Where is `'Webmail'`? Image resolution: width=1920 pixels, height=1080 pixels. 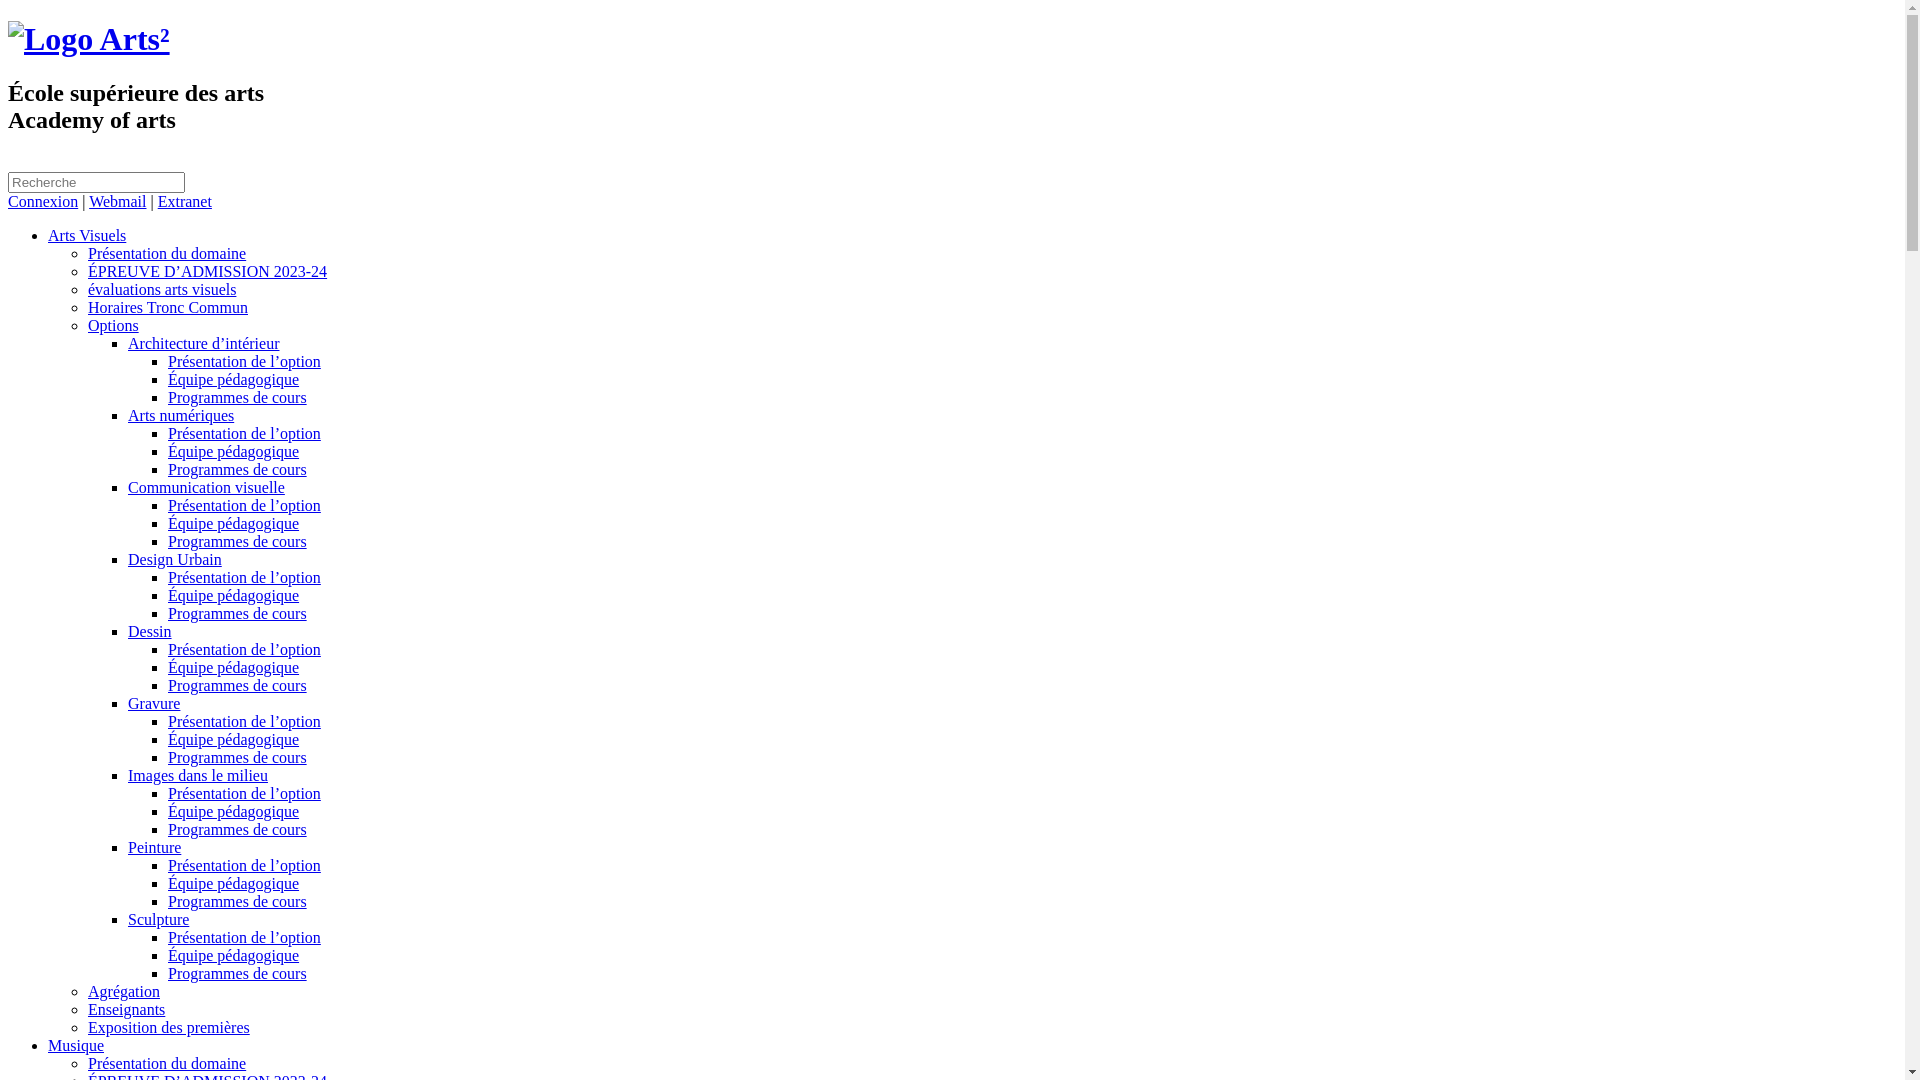 'Webmail' is located at coordinates (116, 201).